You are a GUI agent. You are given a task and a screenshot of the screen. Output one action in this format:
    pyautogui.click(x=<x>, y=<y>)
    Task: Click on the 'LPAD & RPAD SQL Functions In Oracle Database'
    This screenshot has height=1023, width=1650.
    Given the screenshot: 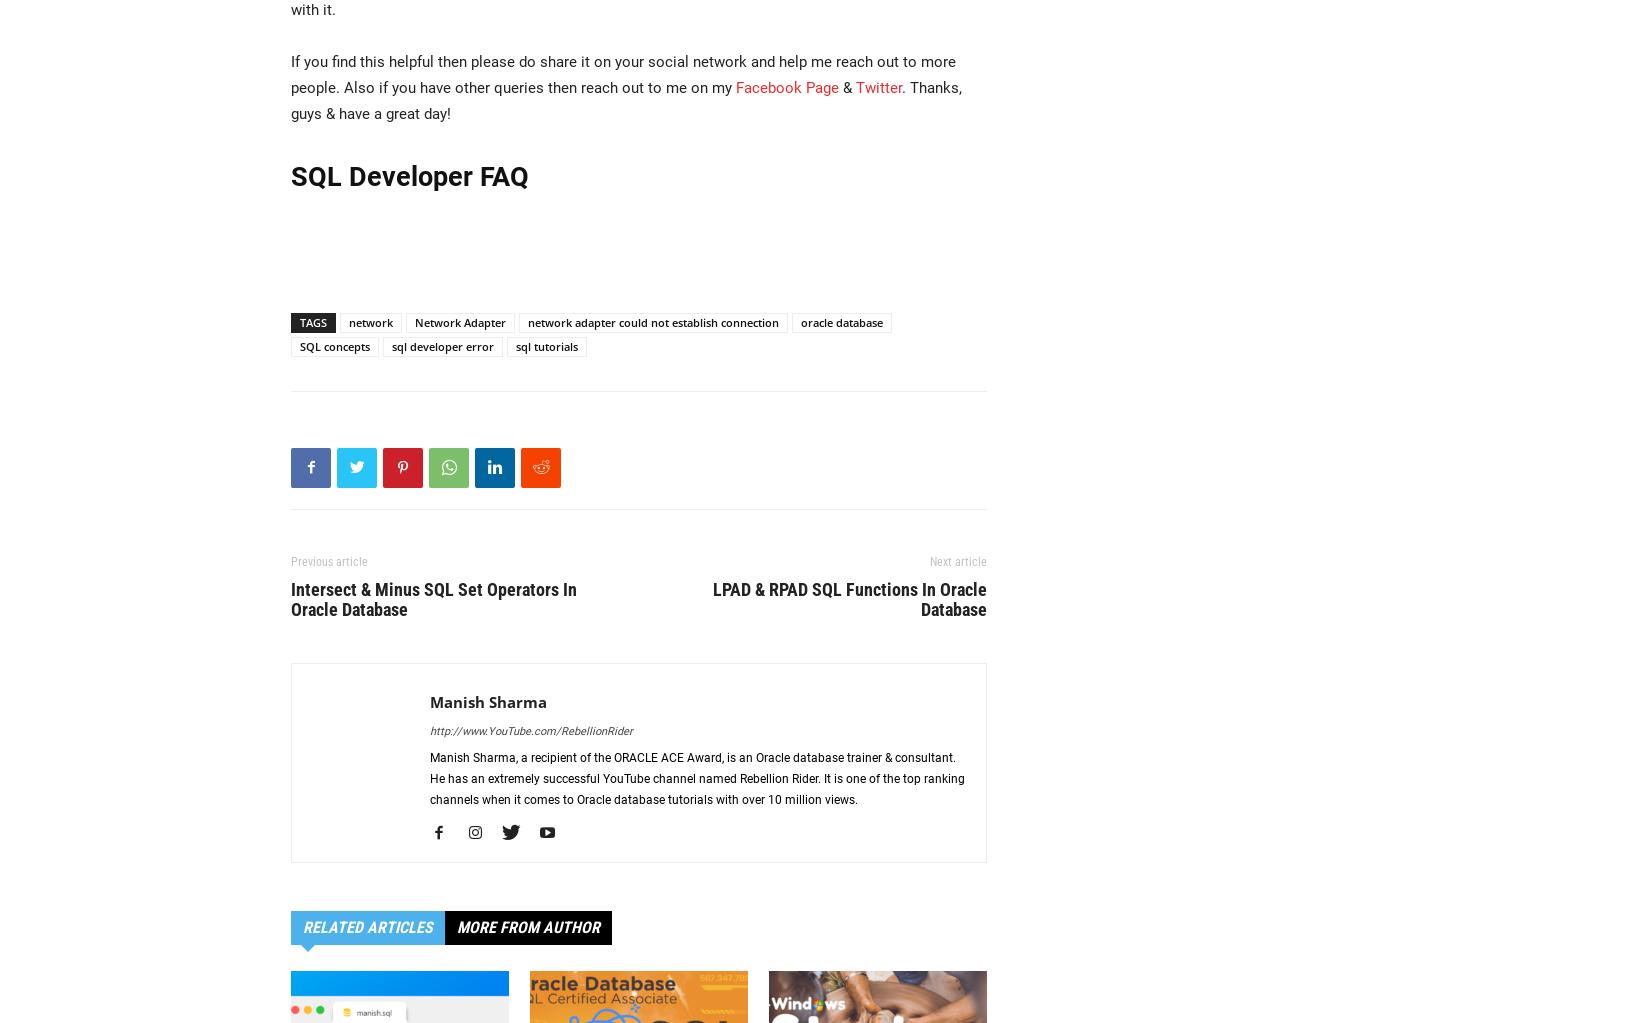 What is the action you would take?
    pyautogui.click(x=850, y=597)
    